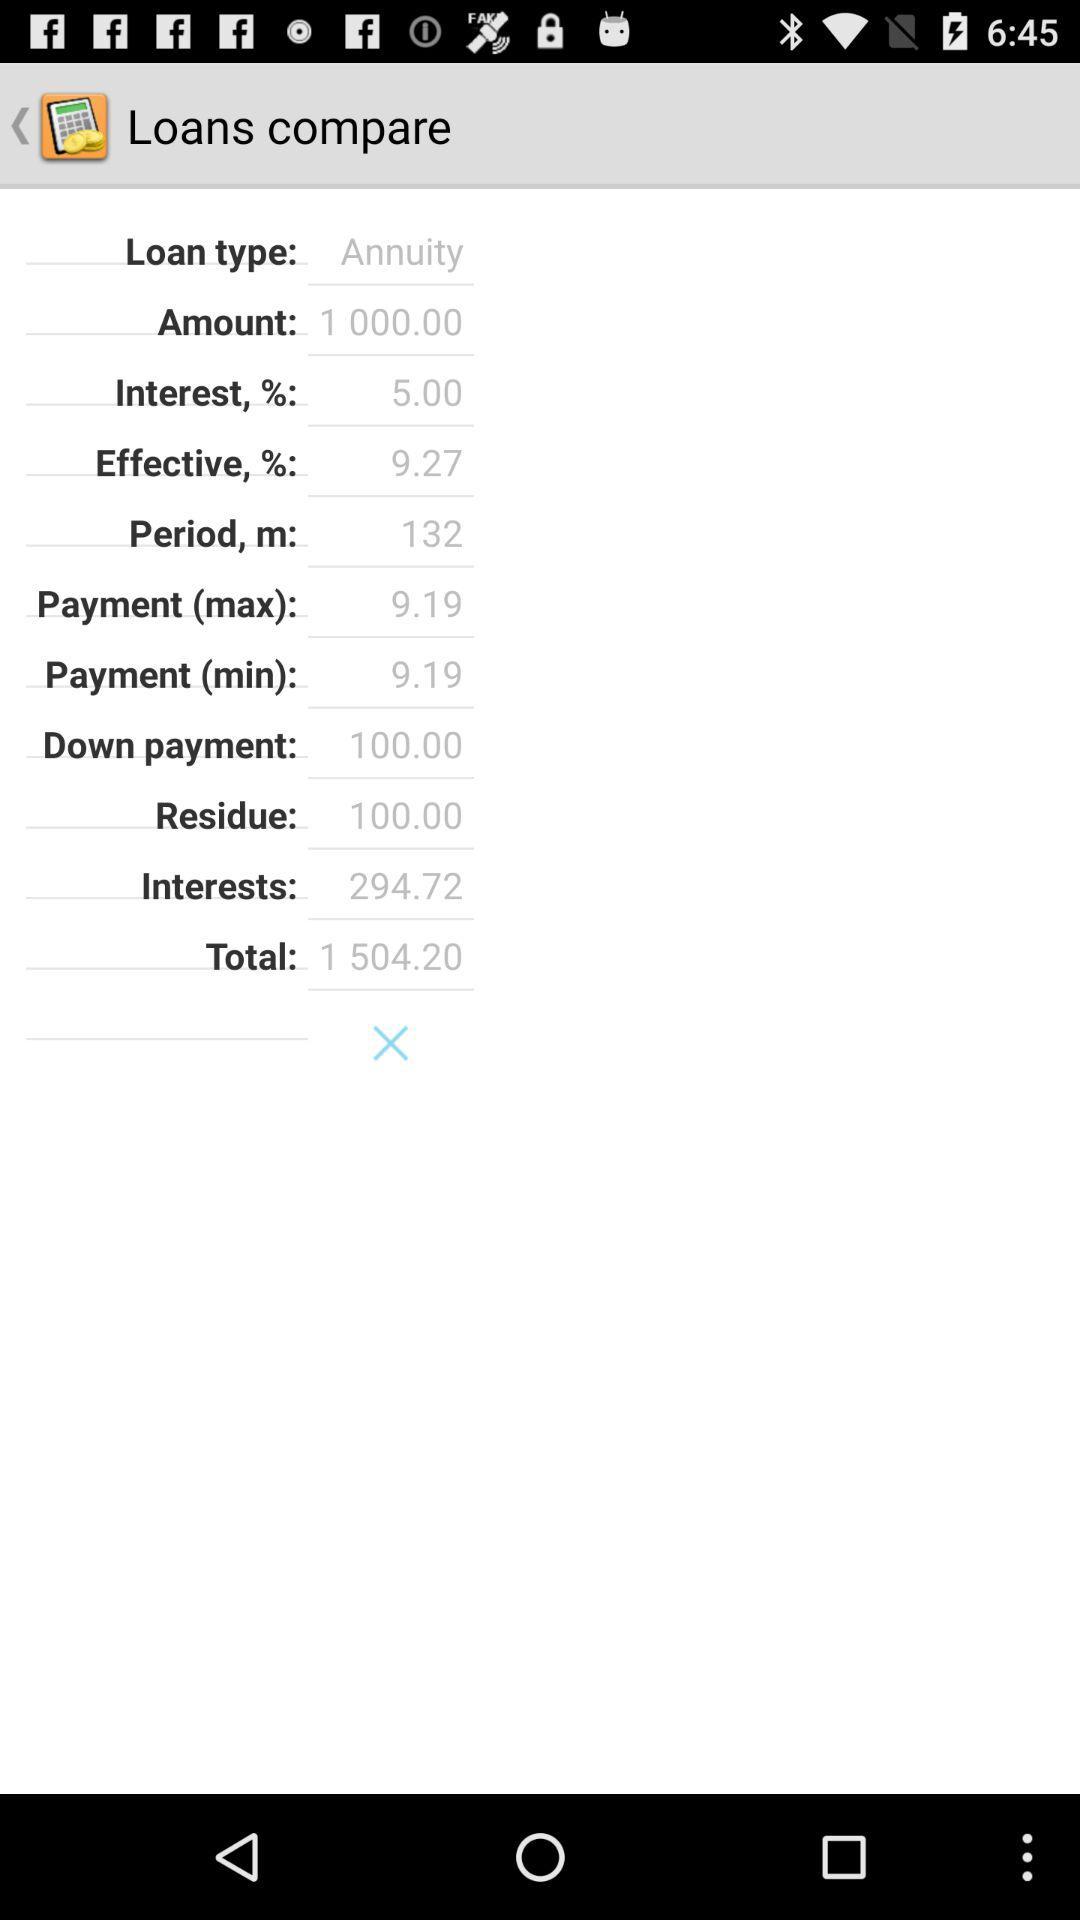 This screenshot has height=1920, width=1080. I want to click on the close icon, so click(390, 1115).